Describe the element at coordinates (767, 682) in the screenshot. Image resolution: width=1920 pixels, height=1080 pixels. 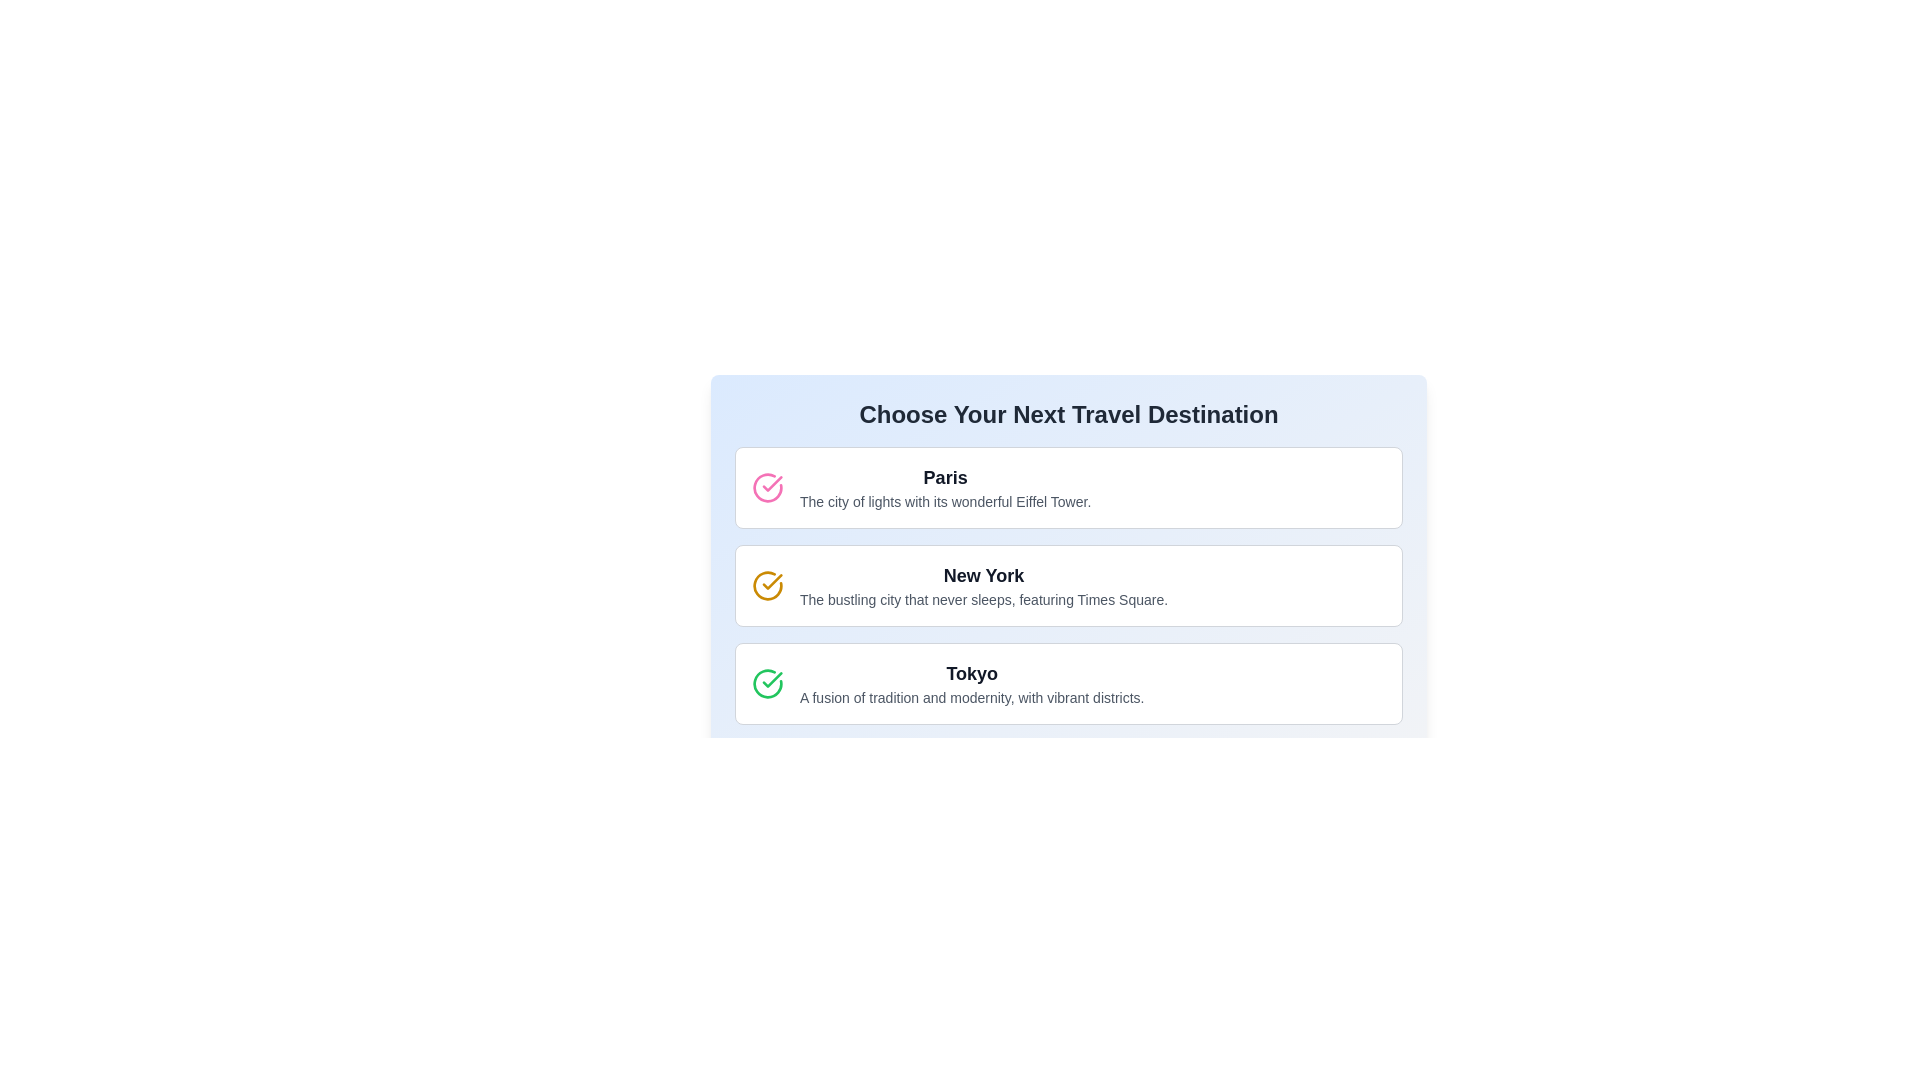
I see `the icon representing the 'Tokyo' option, which is the leftmost item in the third row of options` at that location.